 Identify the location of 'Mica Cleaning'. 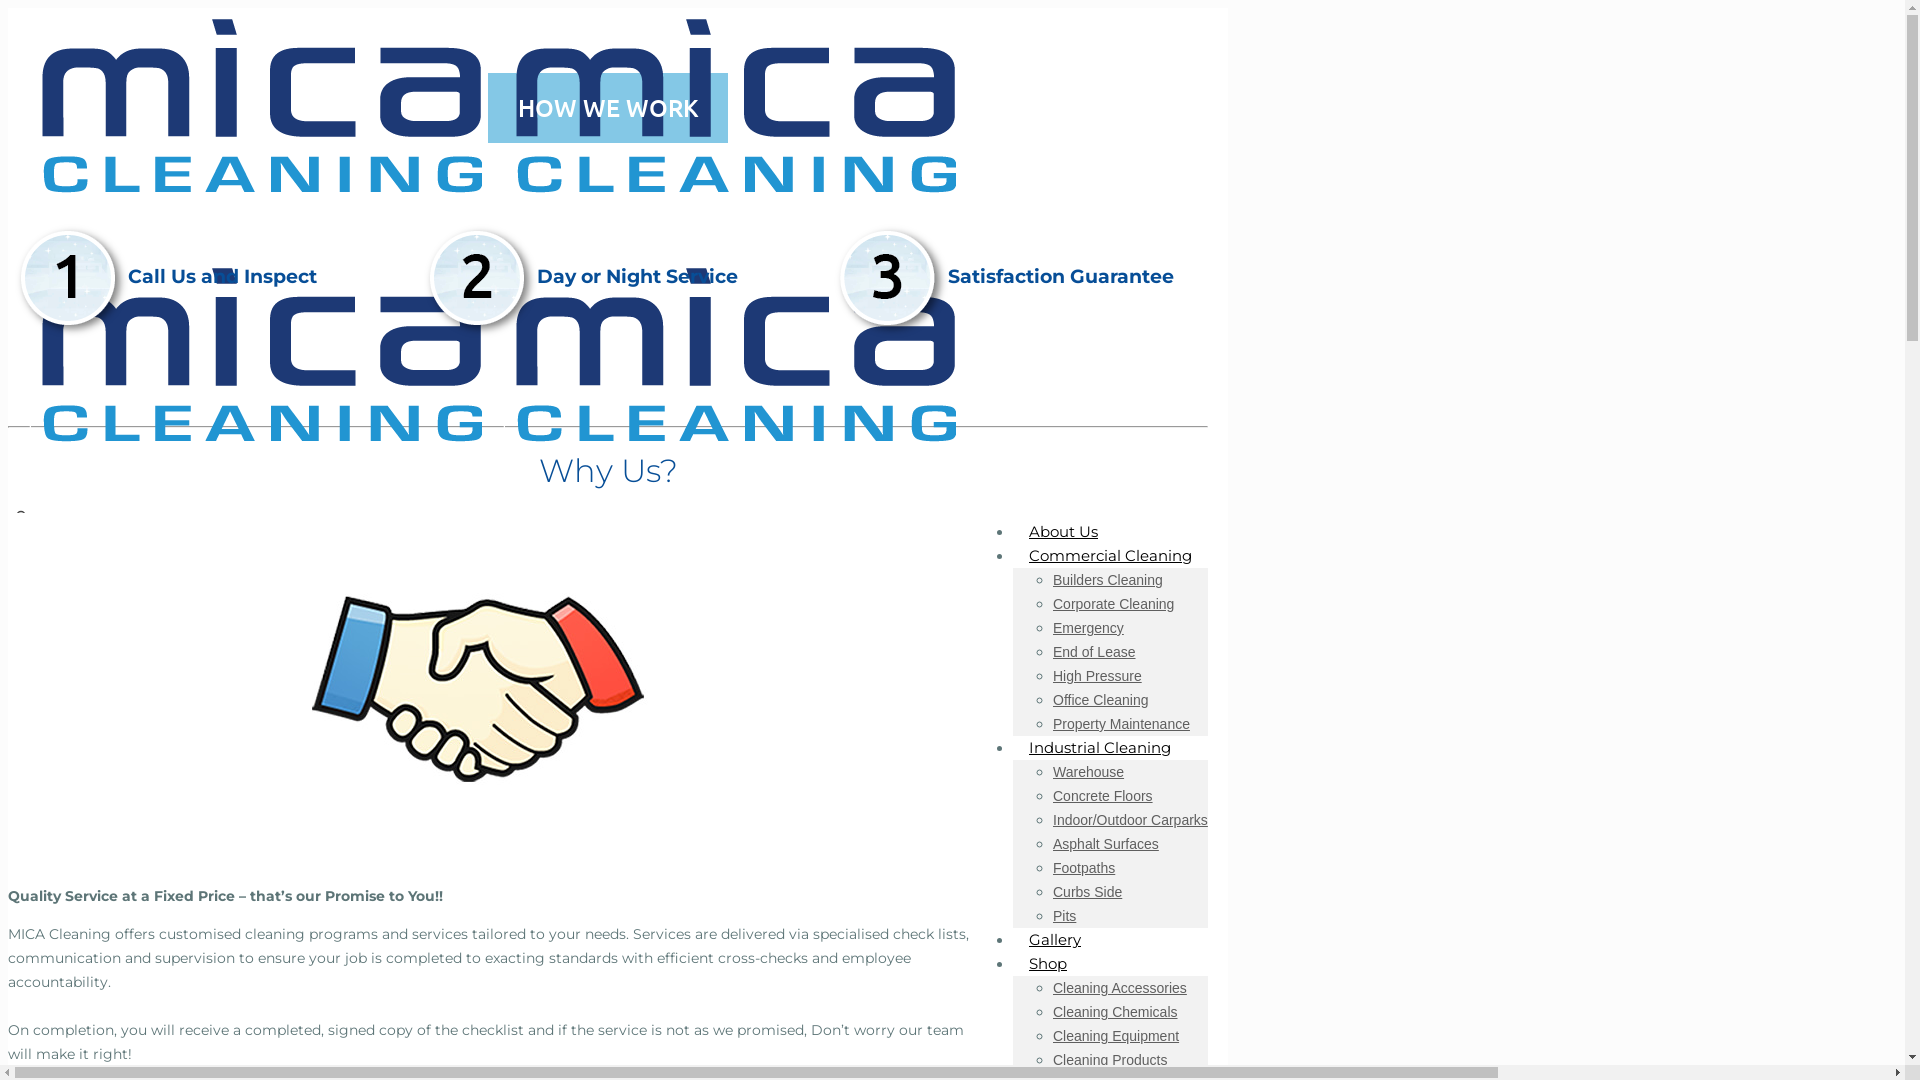
(481, 337).